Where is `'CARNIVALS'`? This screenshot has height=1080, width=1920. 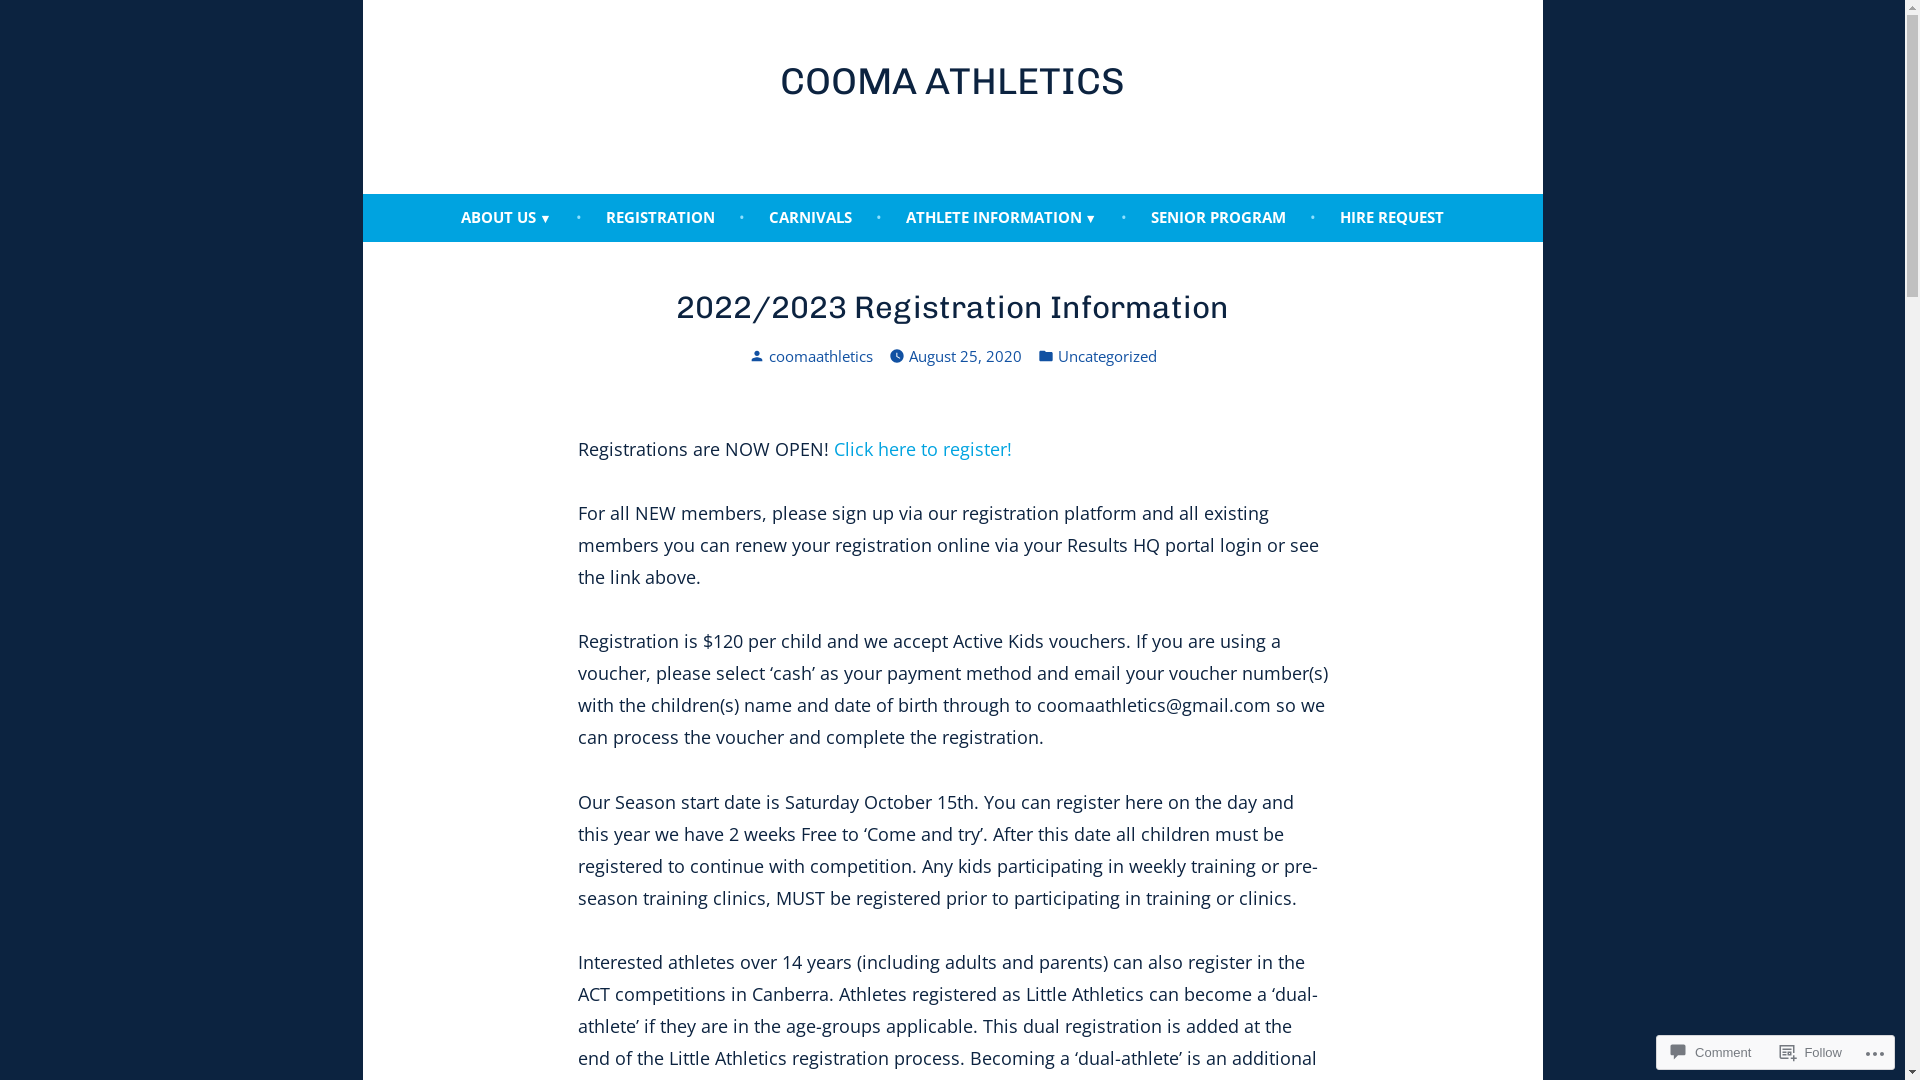
'CARNIVALS' is located at coordinates (809, 218).